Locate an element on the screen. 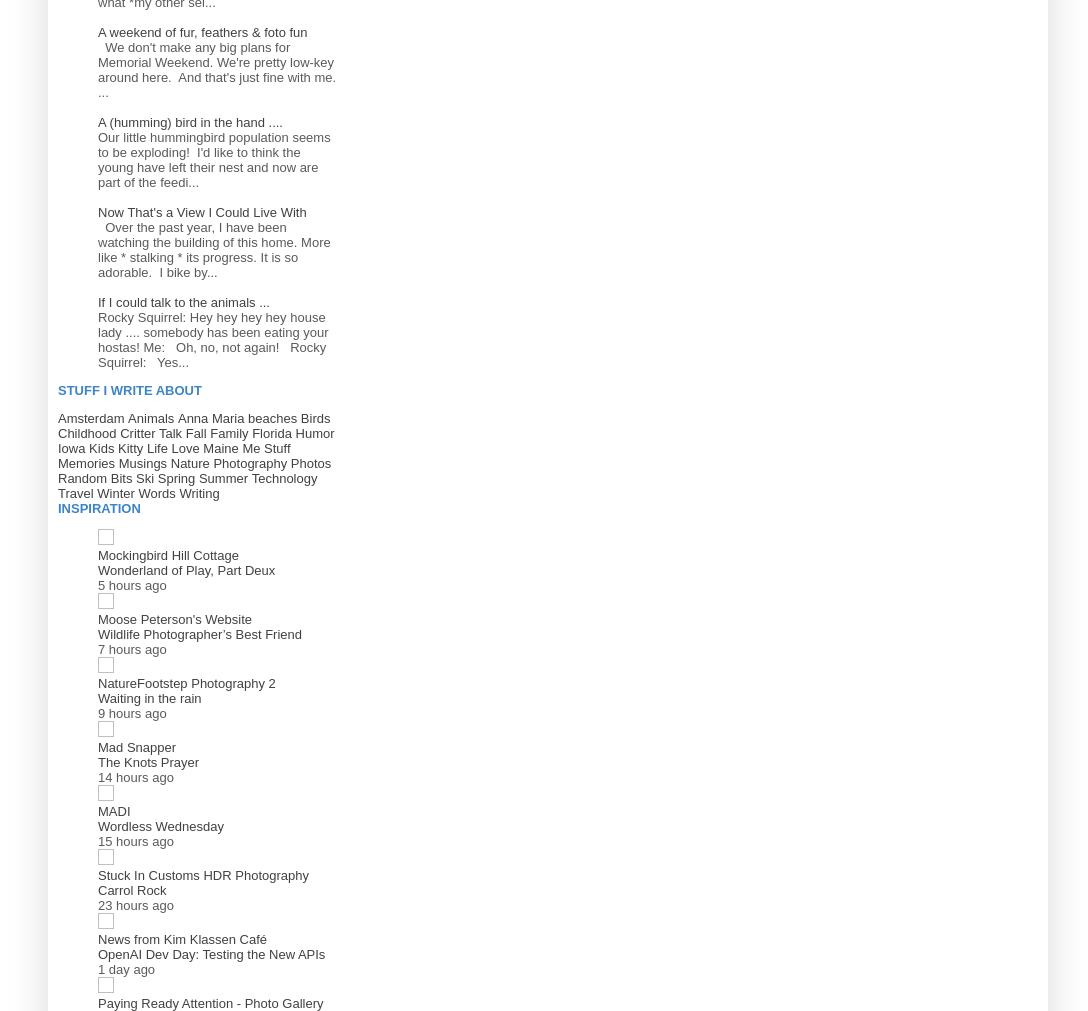 This screenshot has width=1088, height=1011. 'The Knots Prayer' is located at coordinates (147, 760).